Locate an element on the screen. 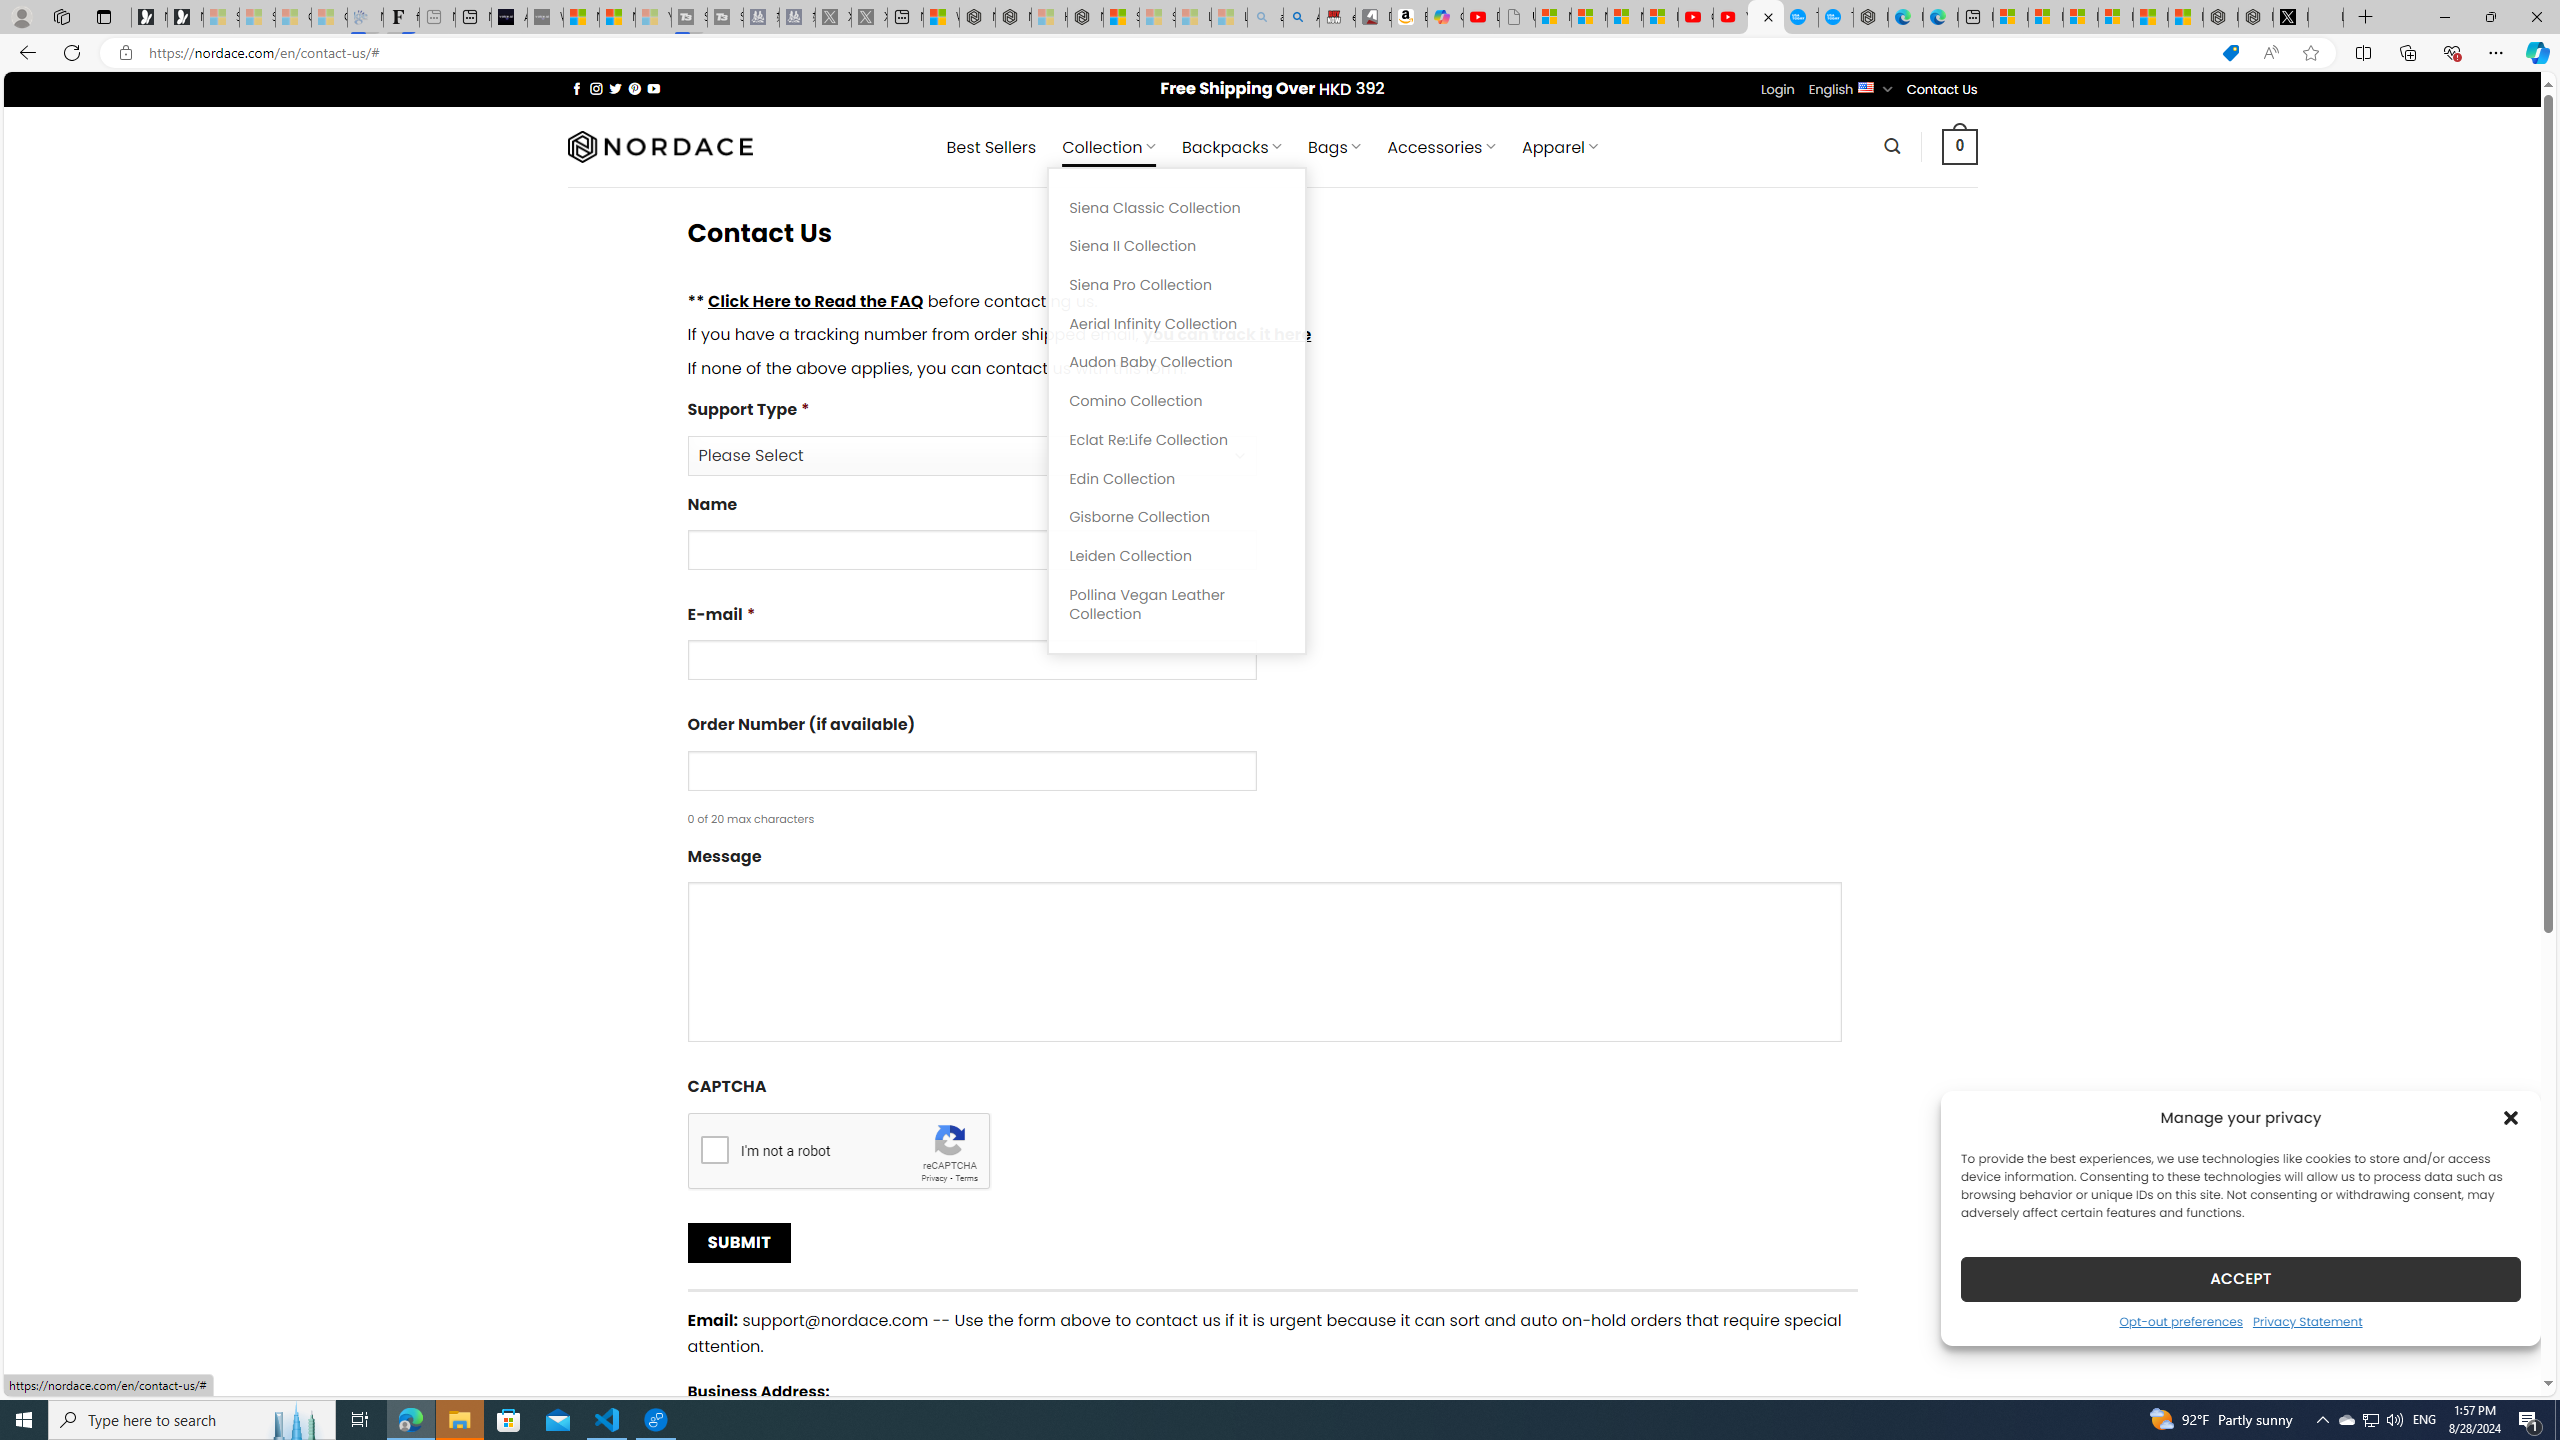 Image resolution: width=2560 pixels, height=1440 pixels. 'Follow on Pinterest' is located at coordinates (632, 88).